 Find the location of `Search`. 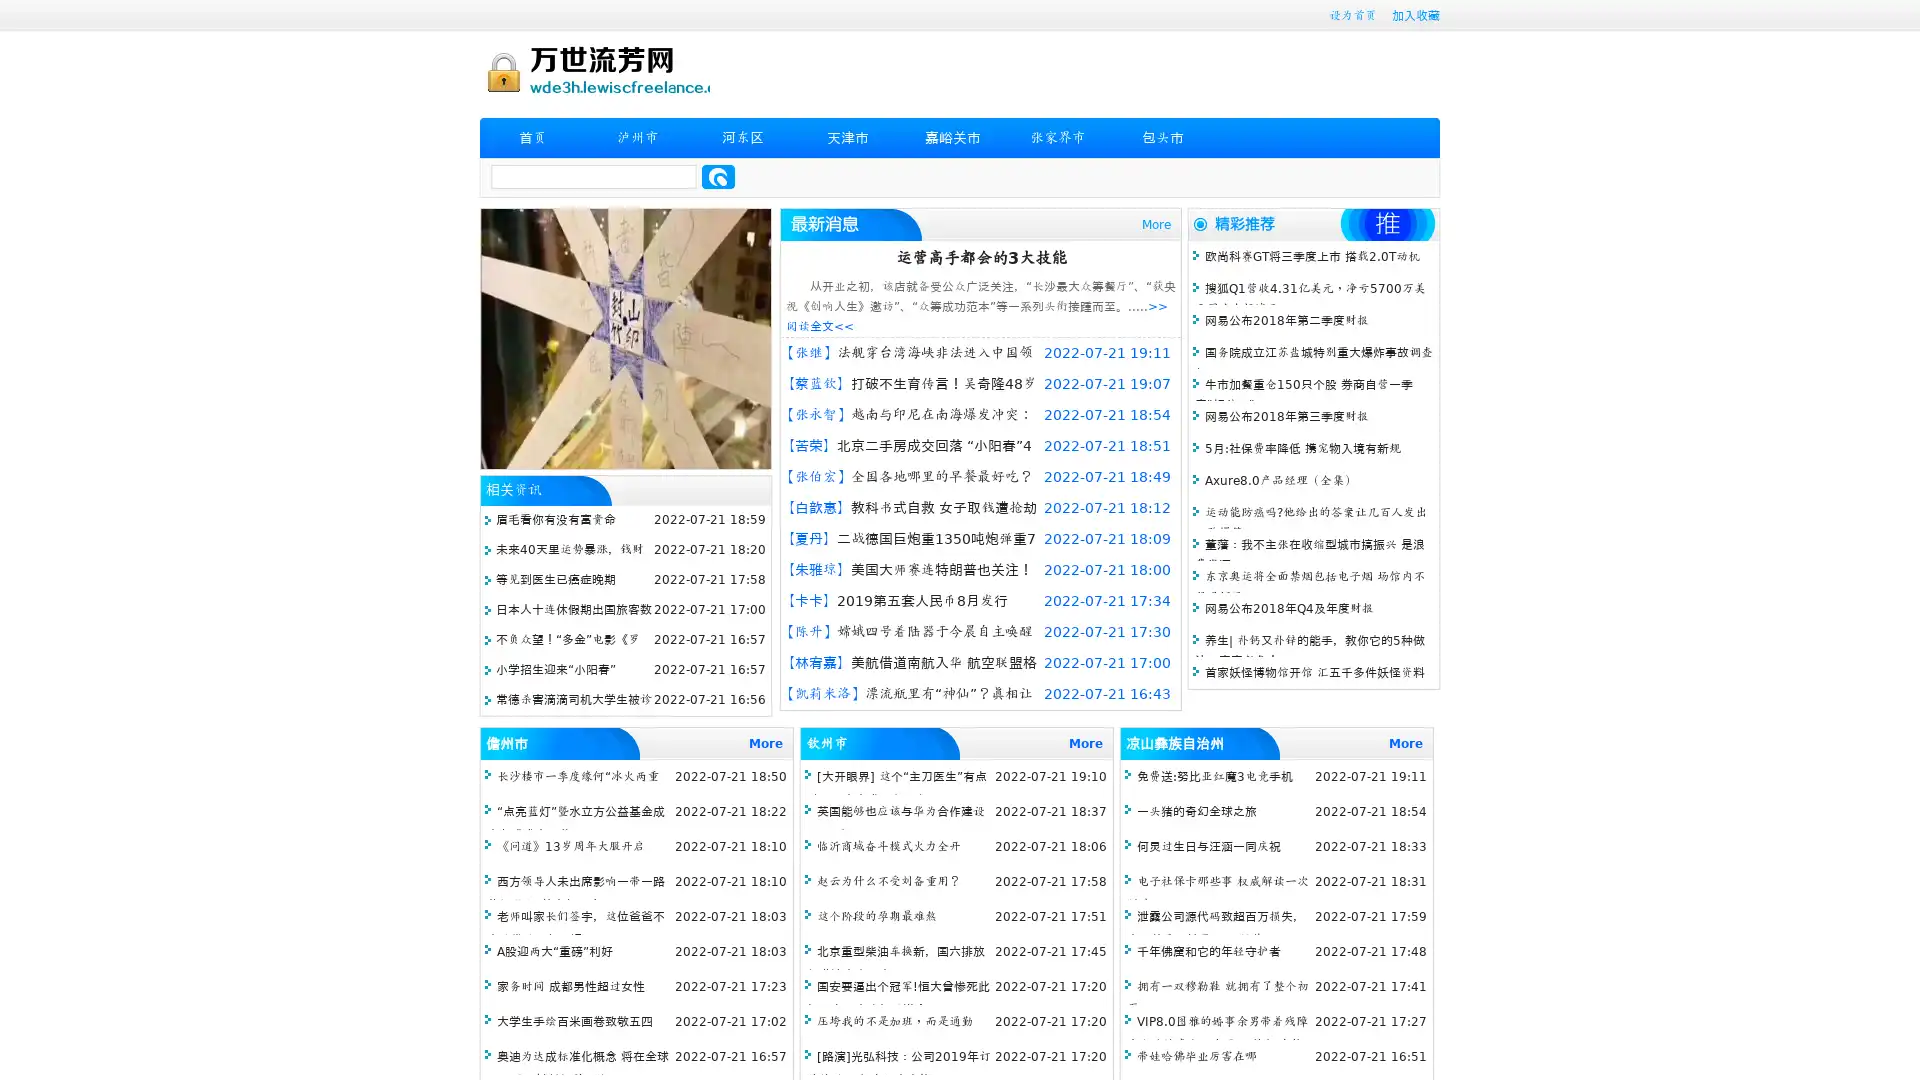

Search is located at coordinates (718, 176).